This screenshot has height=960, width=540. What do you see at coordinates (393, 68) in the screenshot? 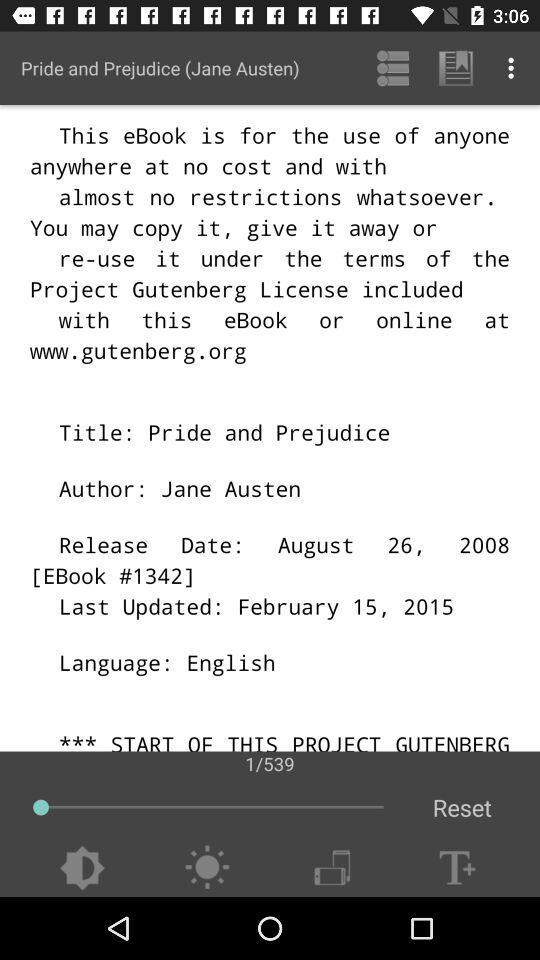
I see `app to the right of the pride and prejudice icon` at bounding box center [393, 68].